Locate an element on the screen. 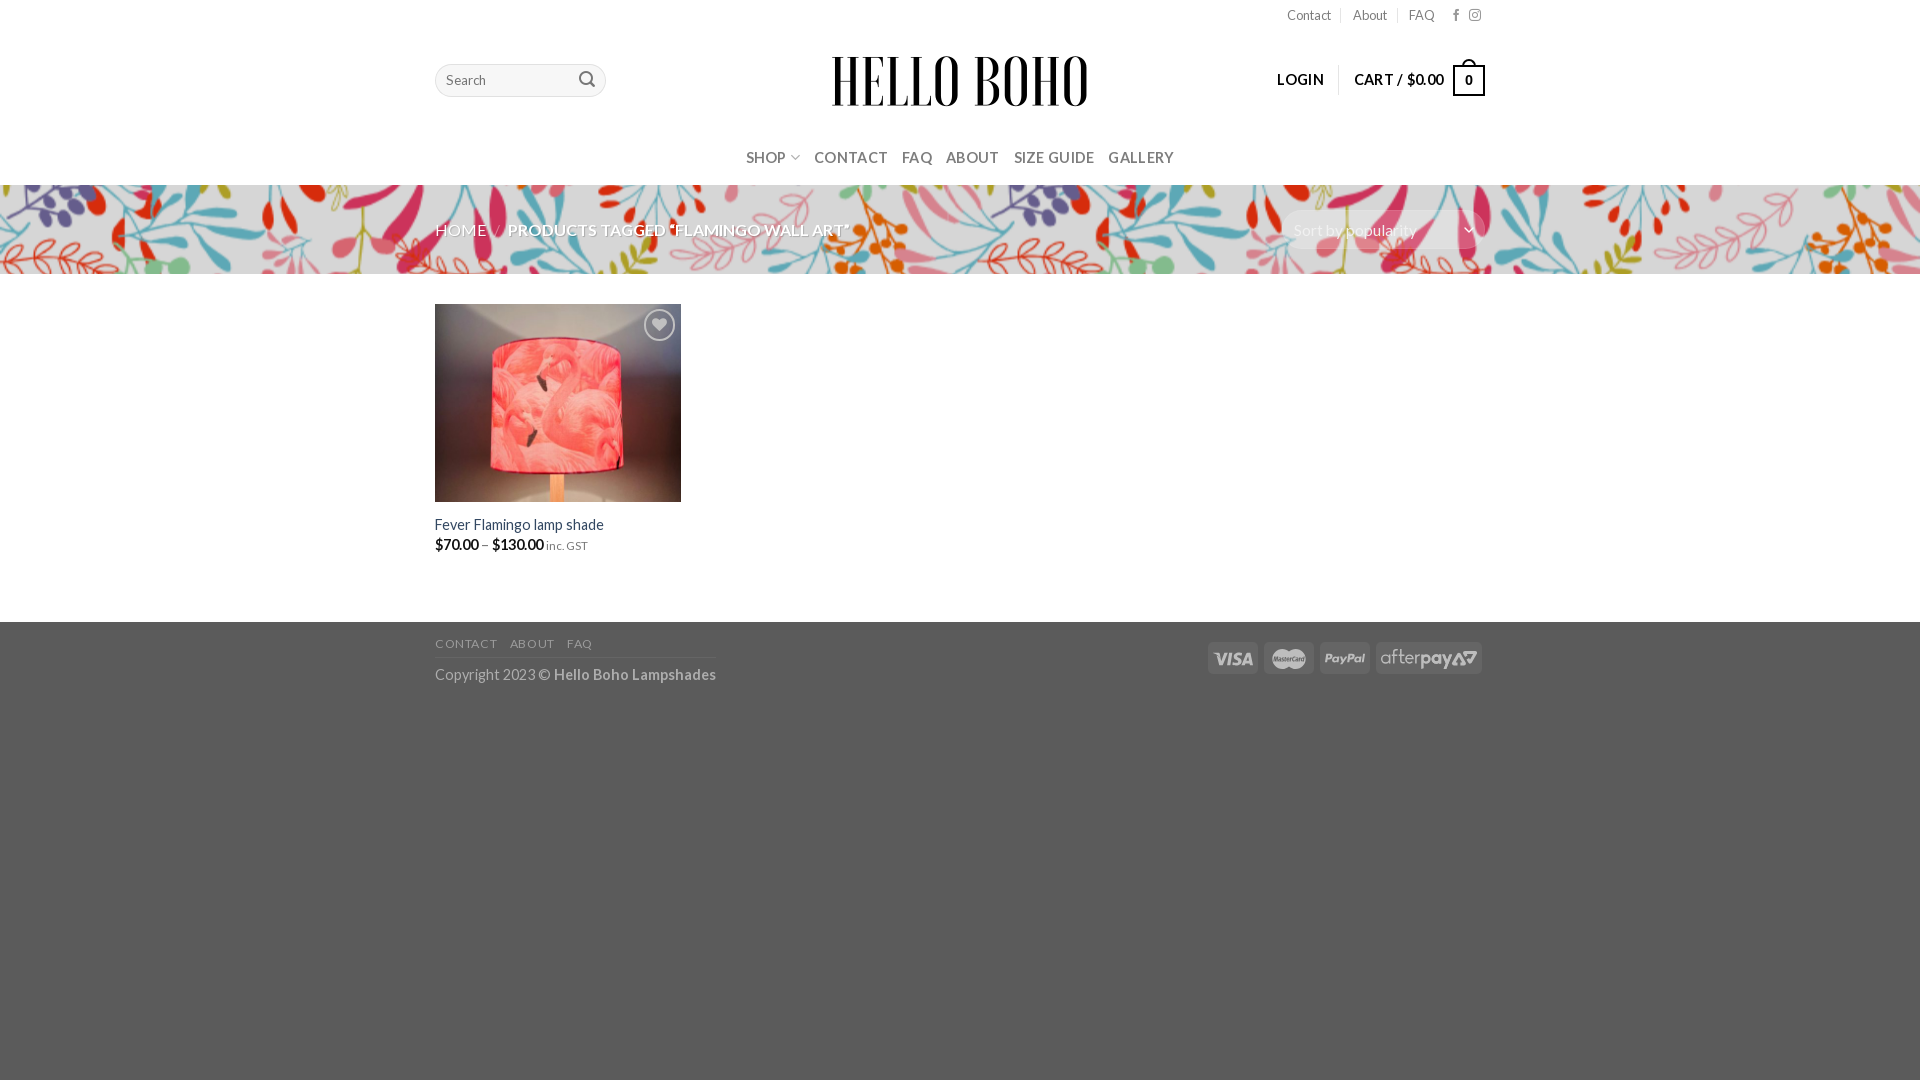  'FAQ' is located at coordinates (565, 643).